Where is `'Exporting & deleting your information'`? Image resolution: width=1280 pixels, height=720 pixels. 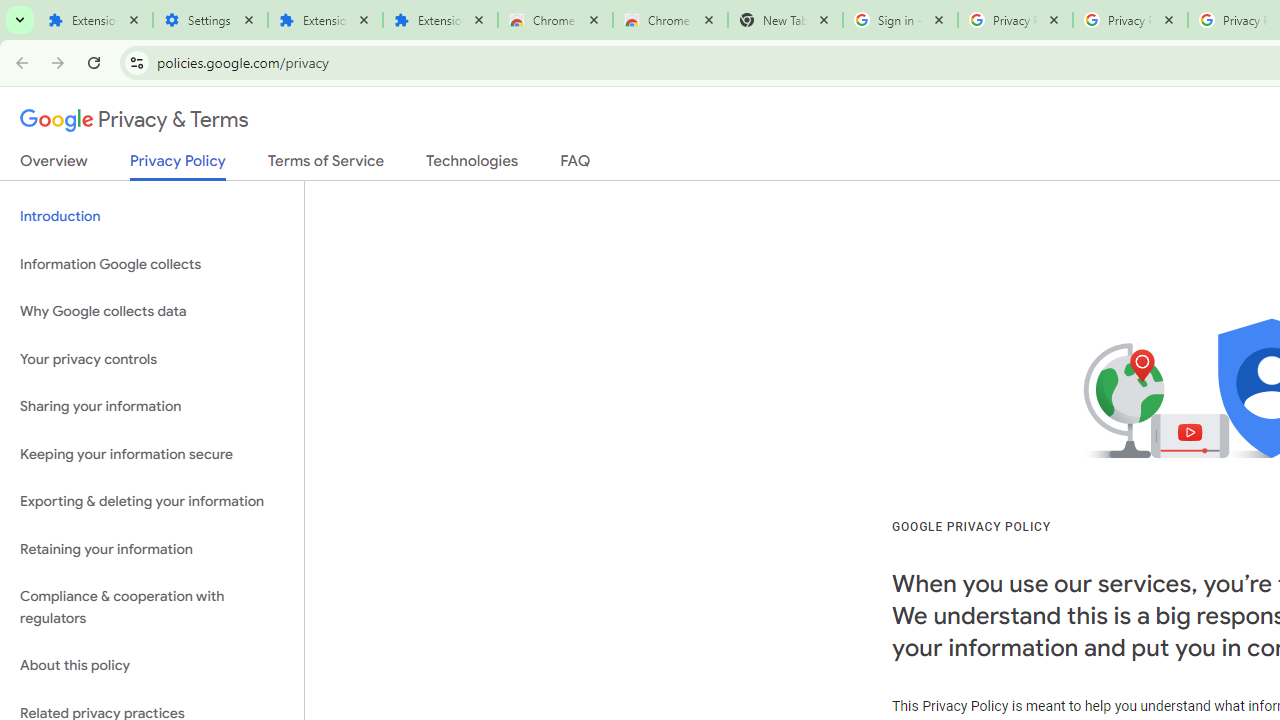 'Exporting & deleting your information' is located at coordinates (151, 501).